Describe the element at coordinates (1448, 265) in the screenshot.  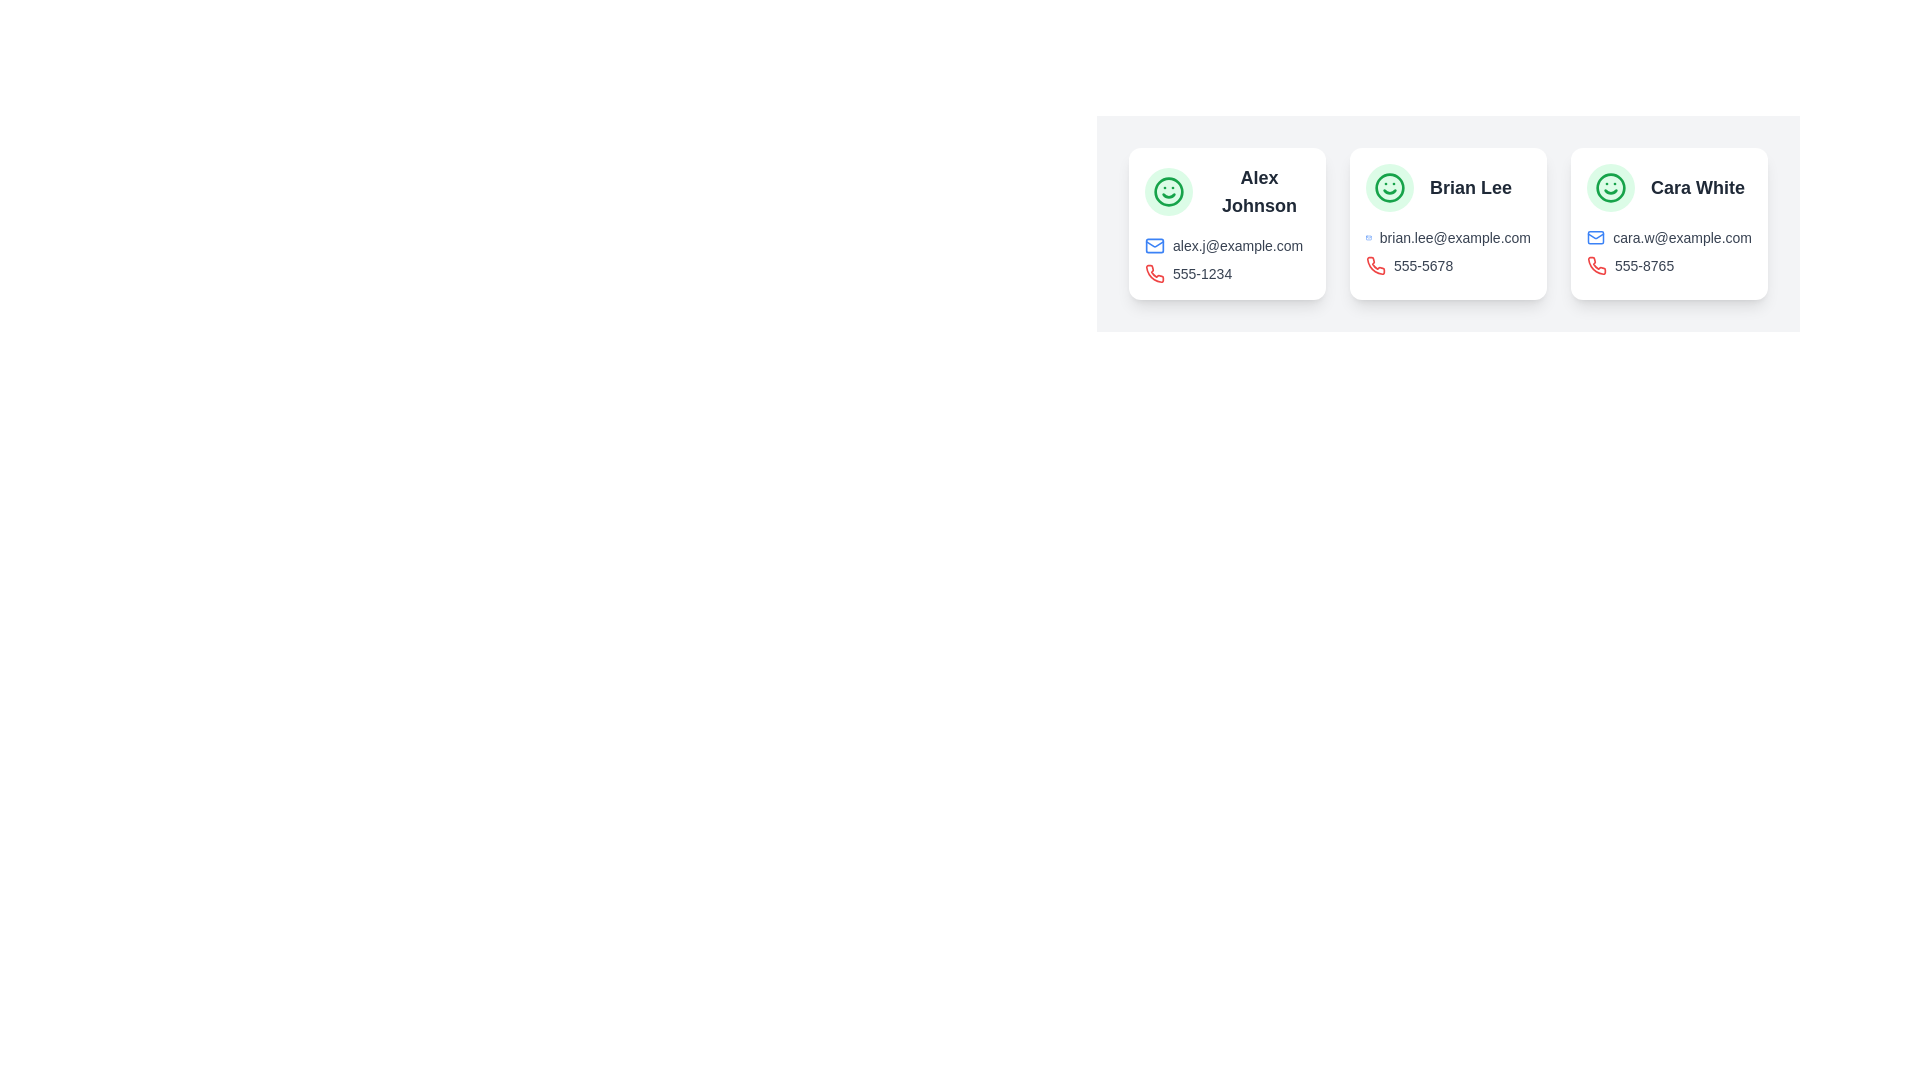
I see `the text displaying the phone number for 'Brian Lee', located below the email address and adjacent to the green avatar icon` at that location.